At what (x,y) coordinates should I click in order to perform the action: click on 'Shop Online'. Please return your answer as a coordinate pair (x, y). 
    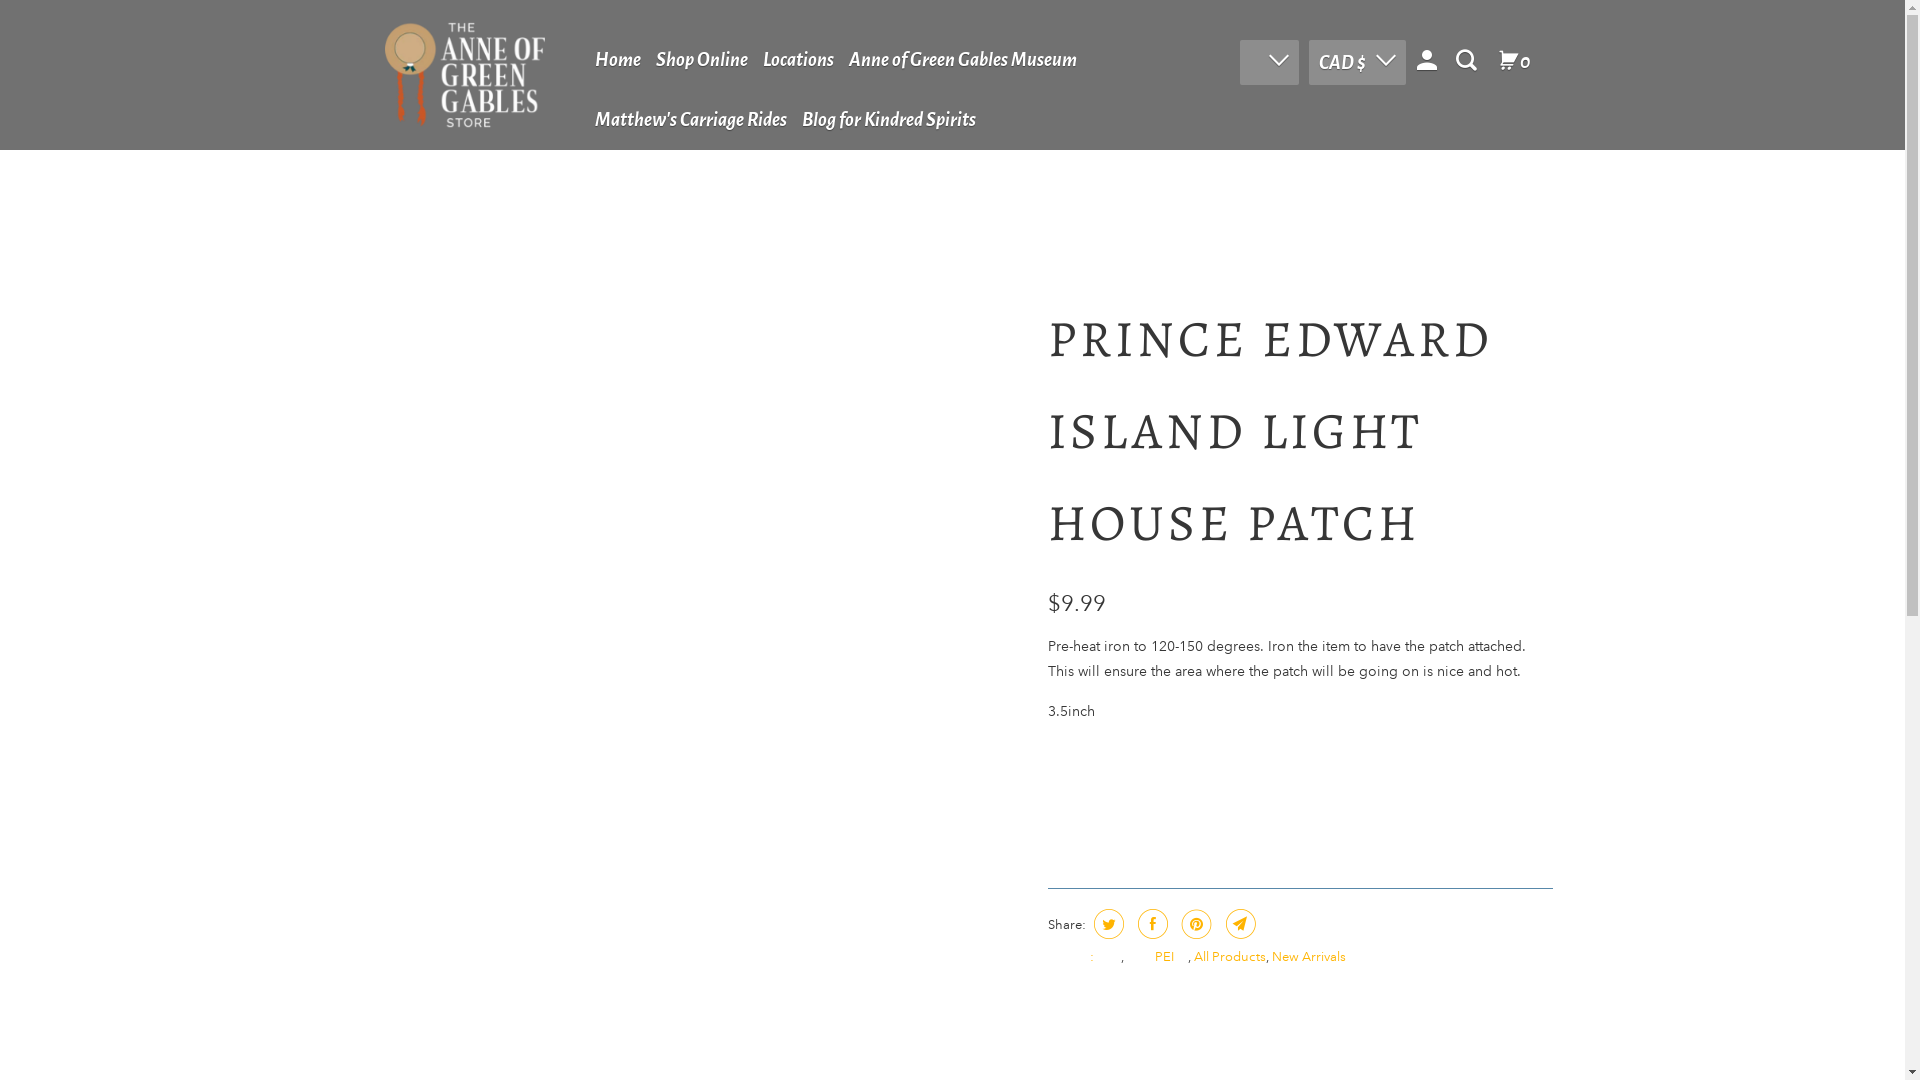
    Looking at the image, I should click on (652, 59).